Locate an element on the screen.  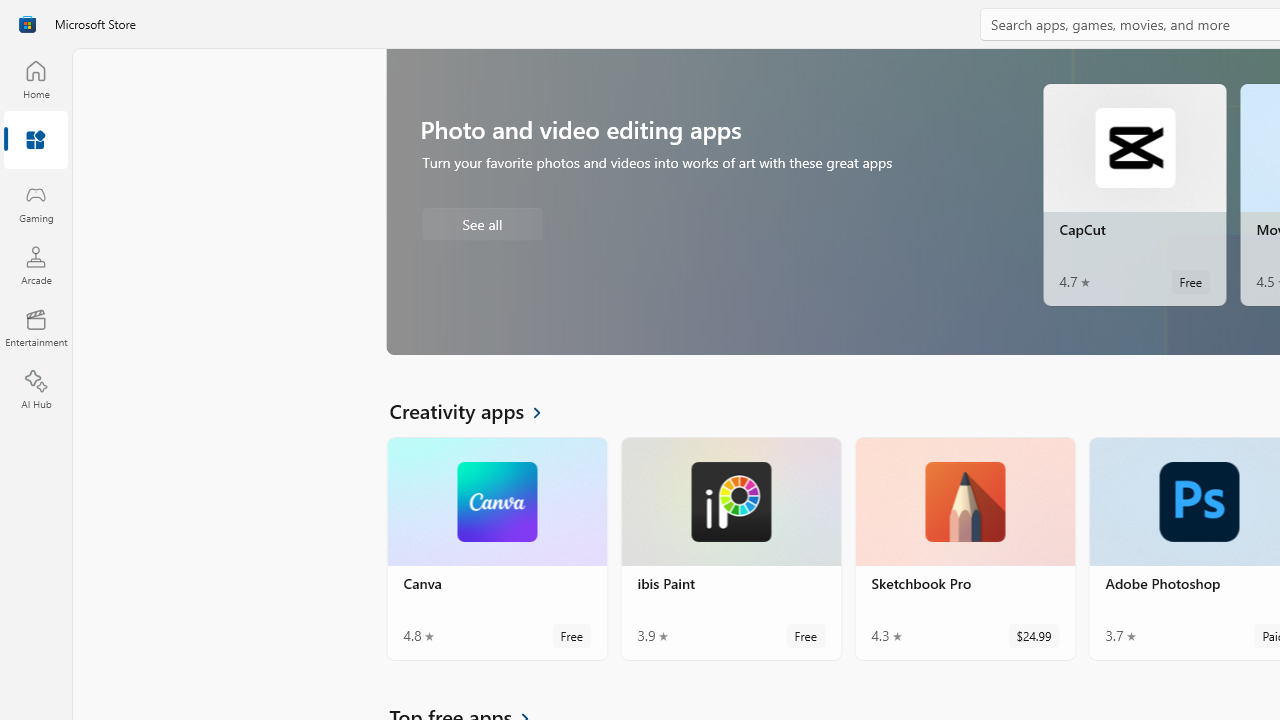
'See all  Photo and video editing apps' is located at coordinates (481, 223).